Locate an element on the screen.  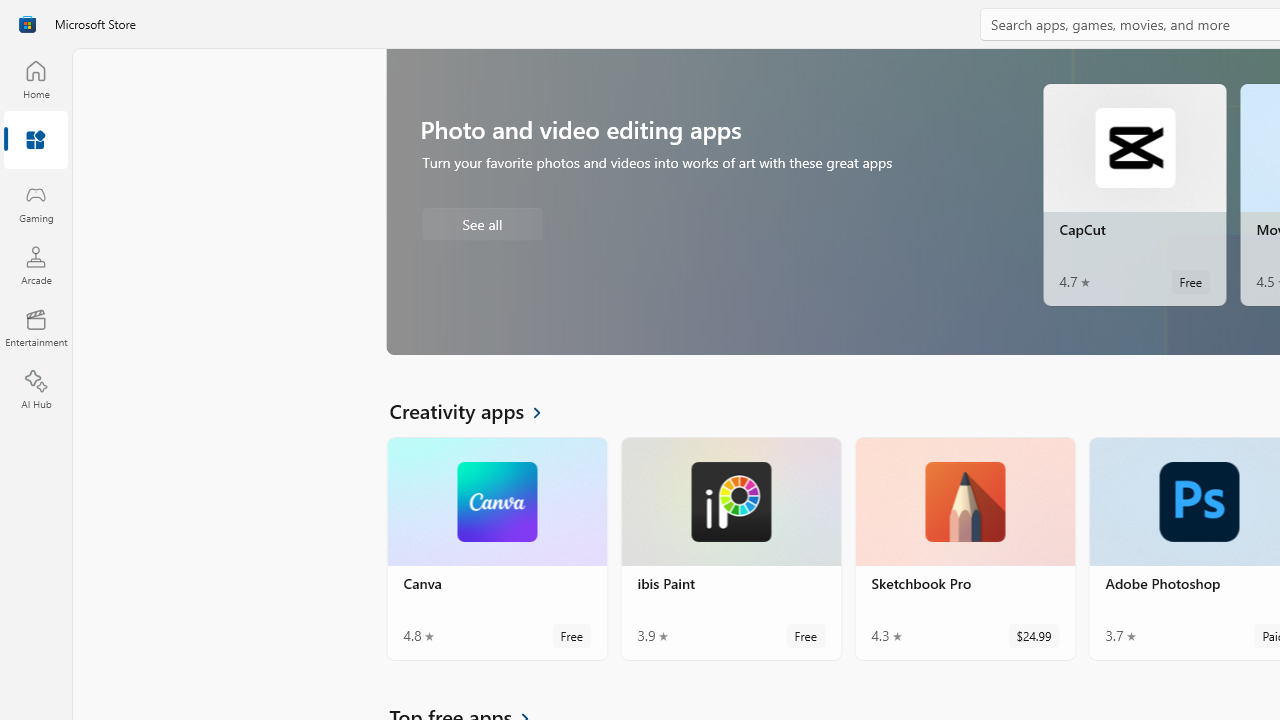
'See all  Photo and video editing apps' is located at coordinates (481, 223).